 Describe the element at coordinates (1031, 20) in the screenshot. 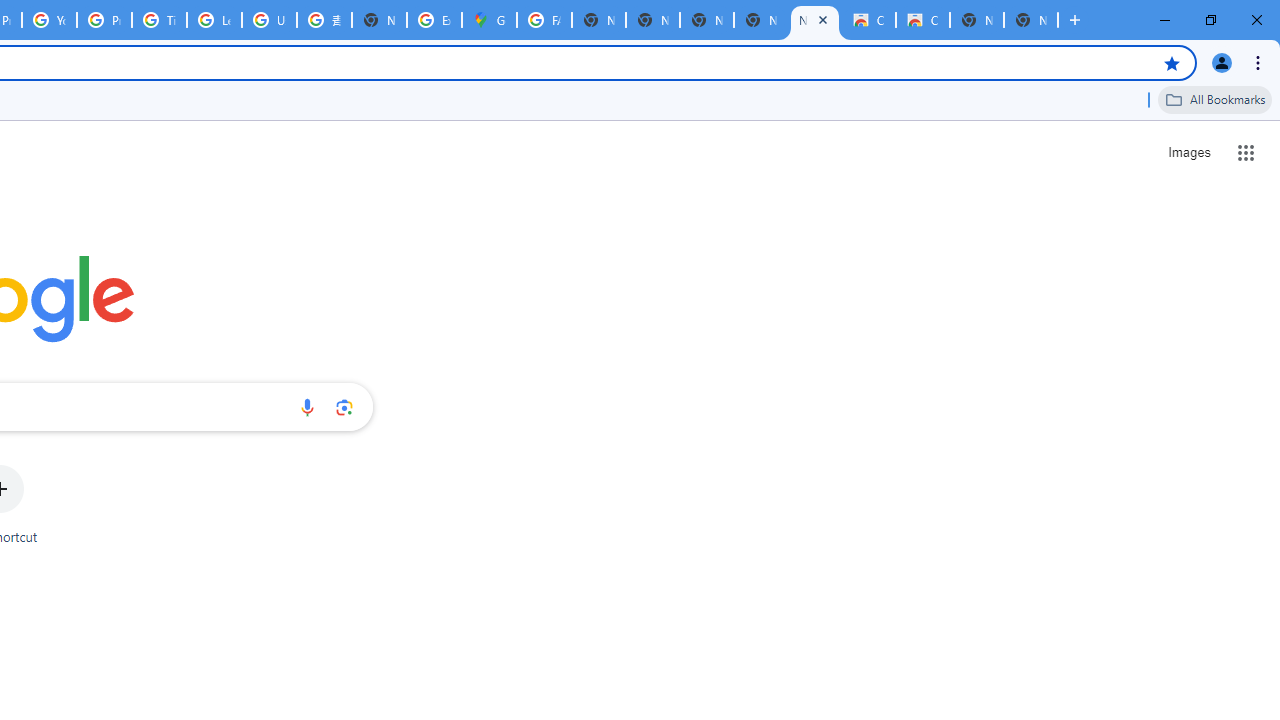

I see `'New Tab'` at that location.